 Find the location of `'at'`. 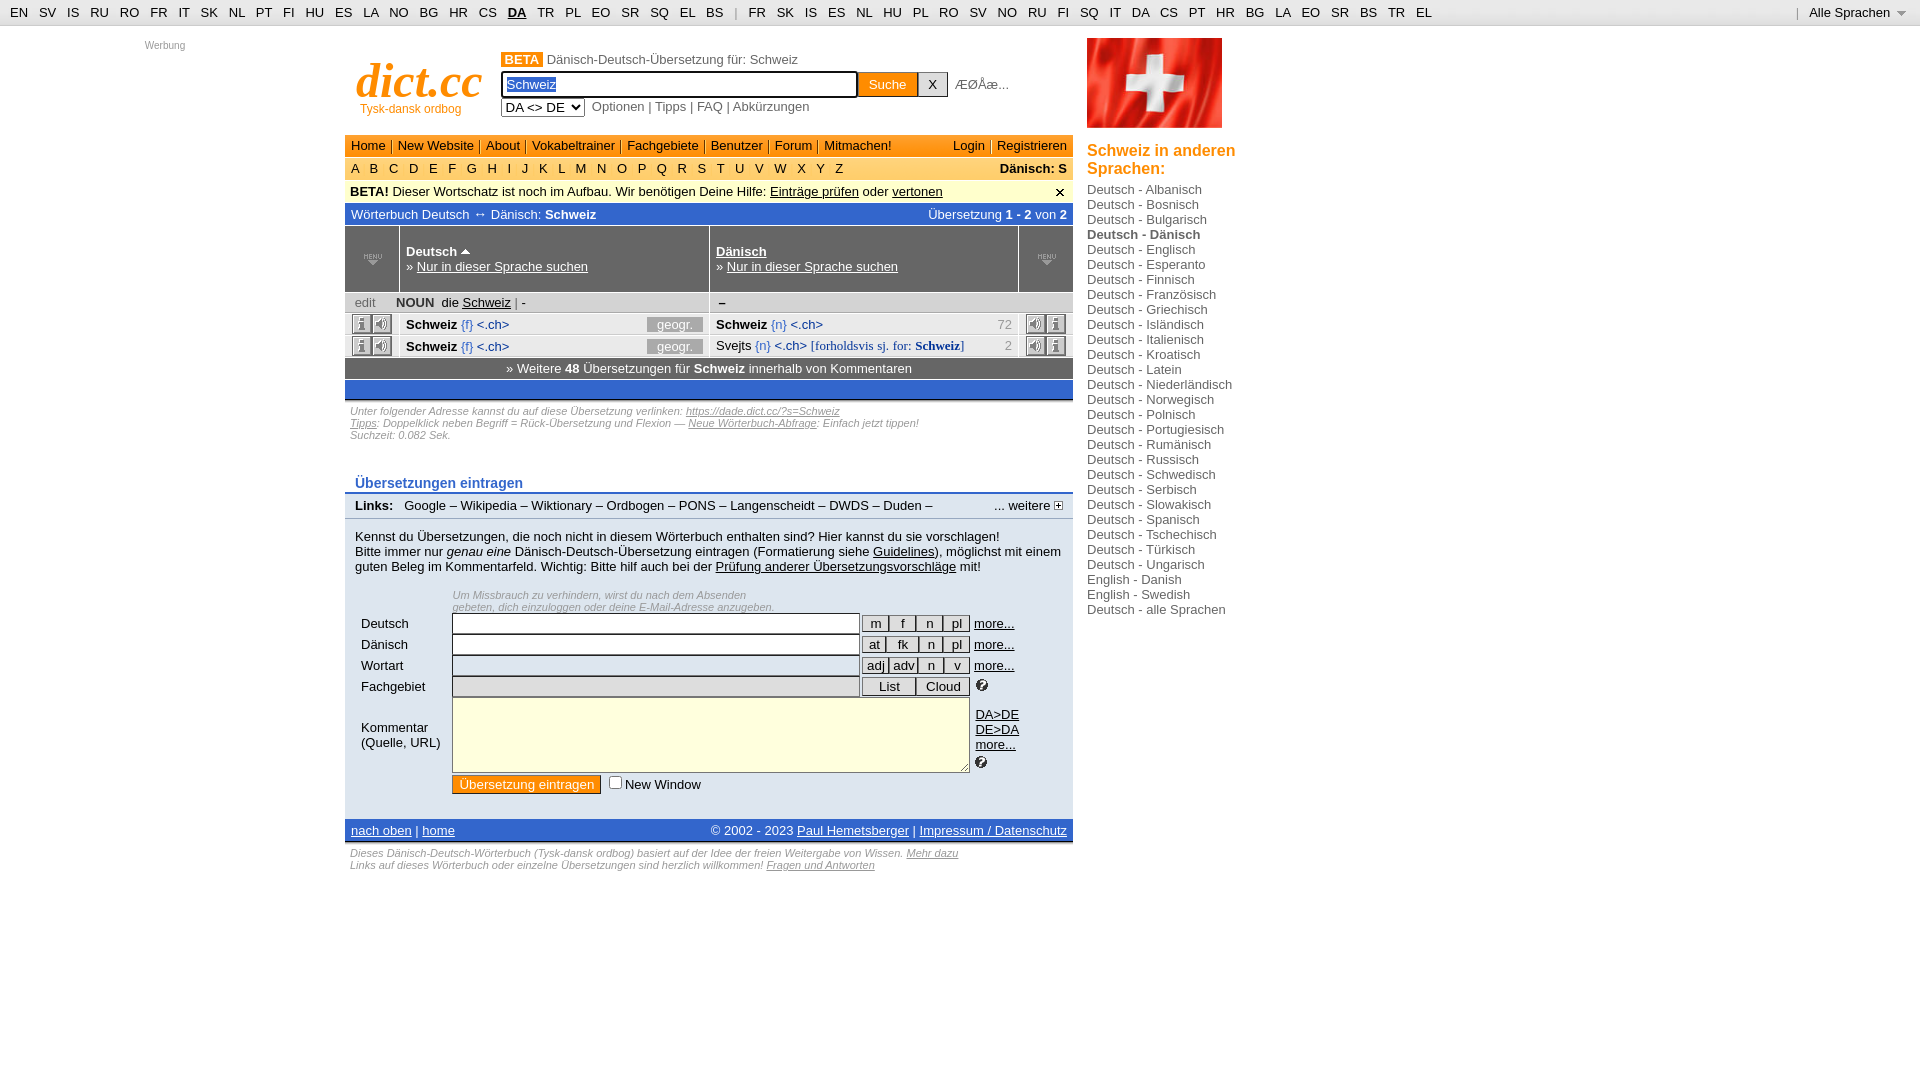

'at' is located at coordinates (873, 644).